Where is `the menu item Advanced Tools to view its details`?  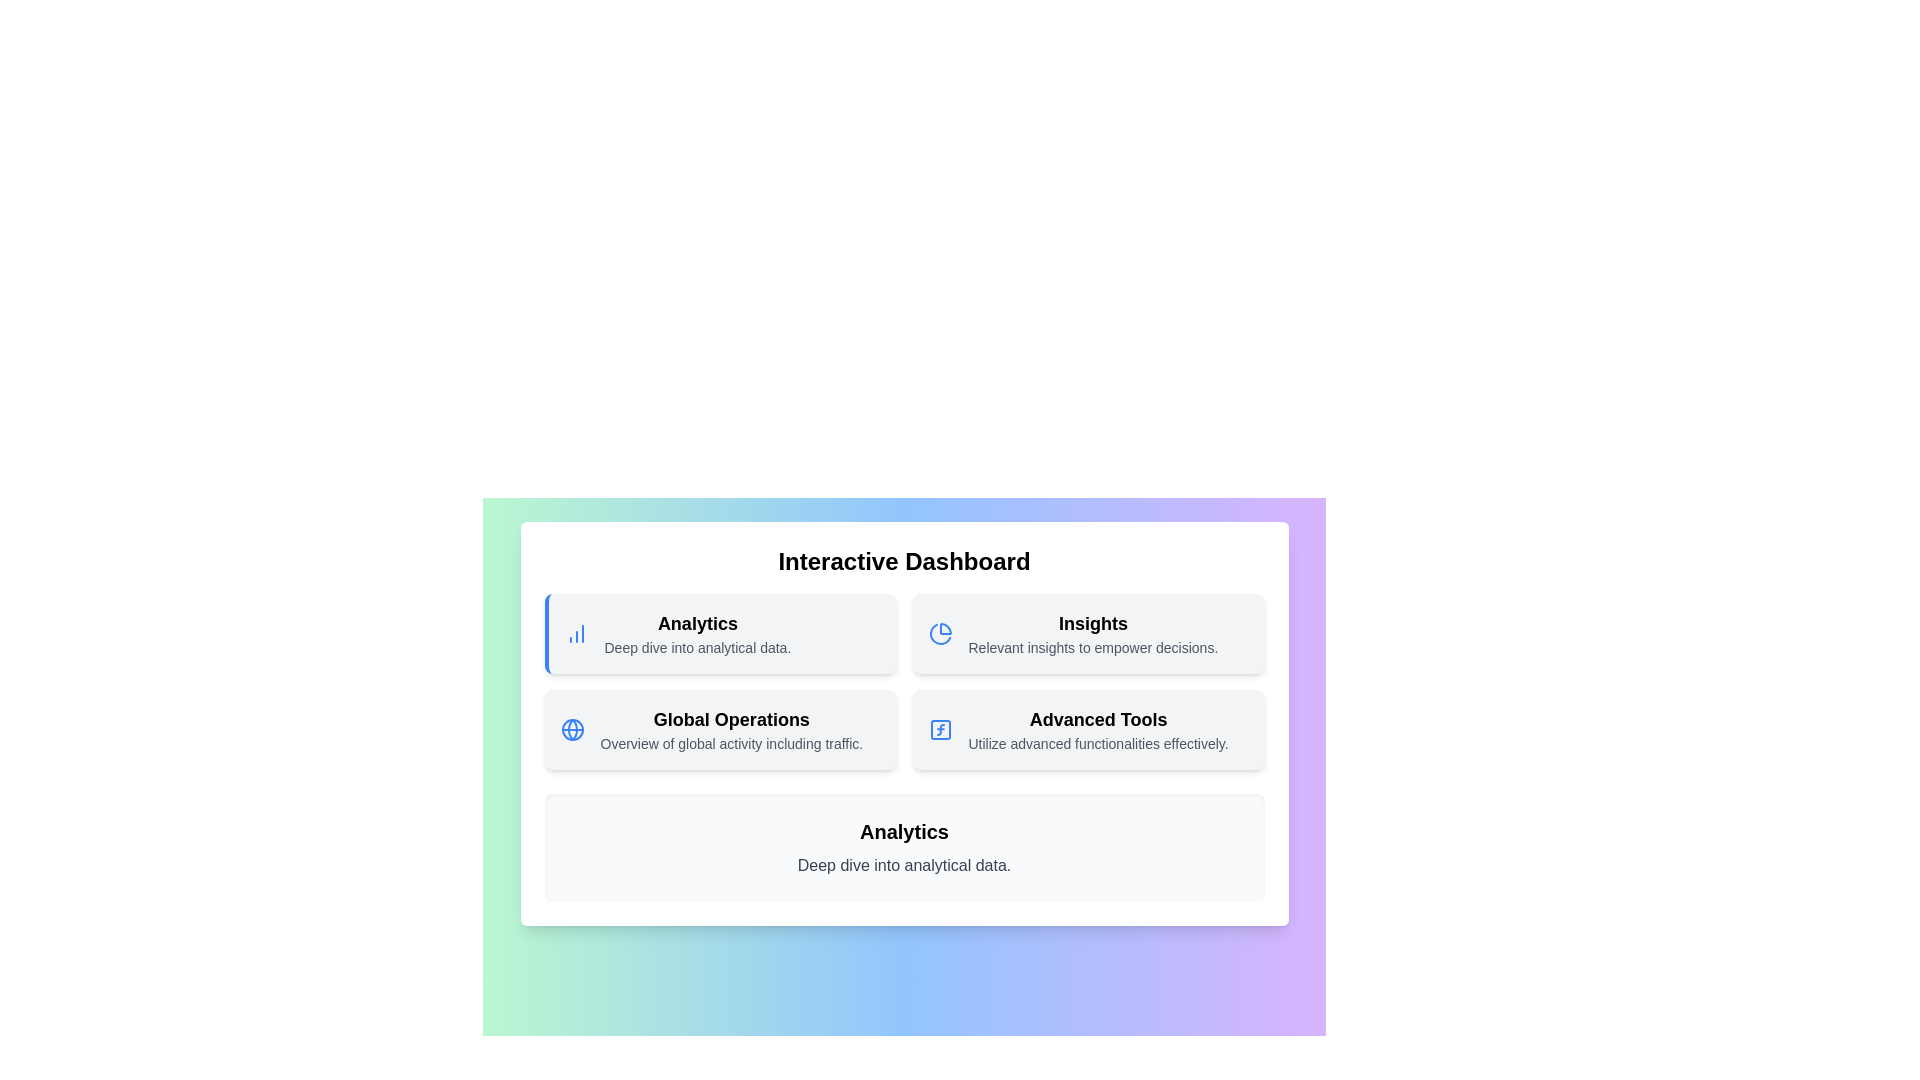
the menu item Advanced Tools to view its details is located at coordinates (1087, 729).